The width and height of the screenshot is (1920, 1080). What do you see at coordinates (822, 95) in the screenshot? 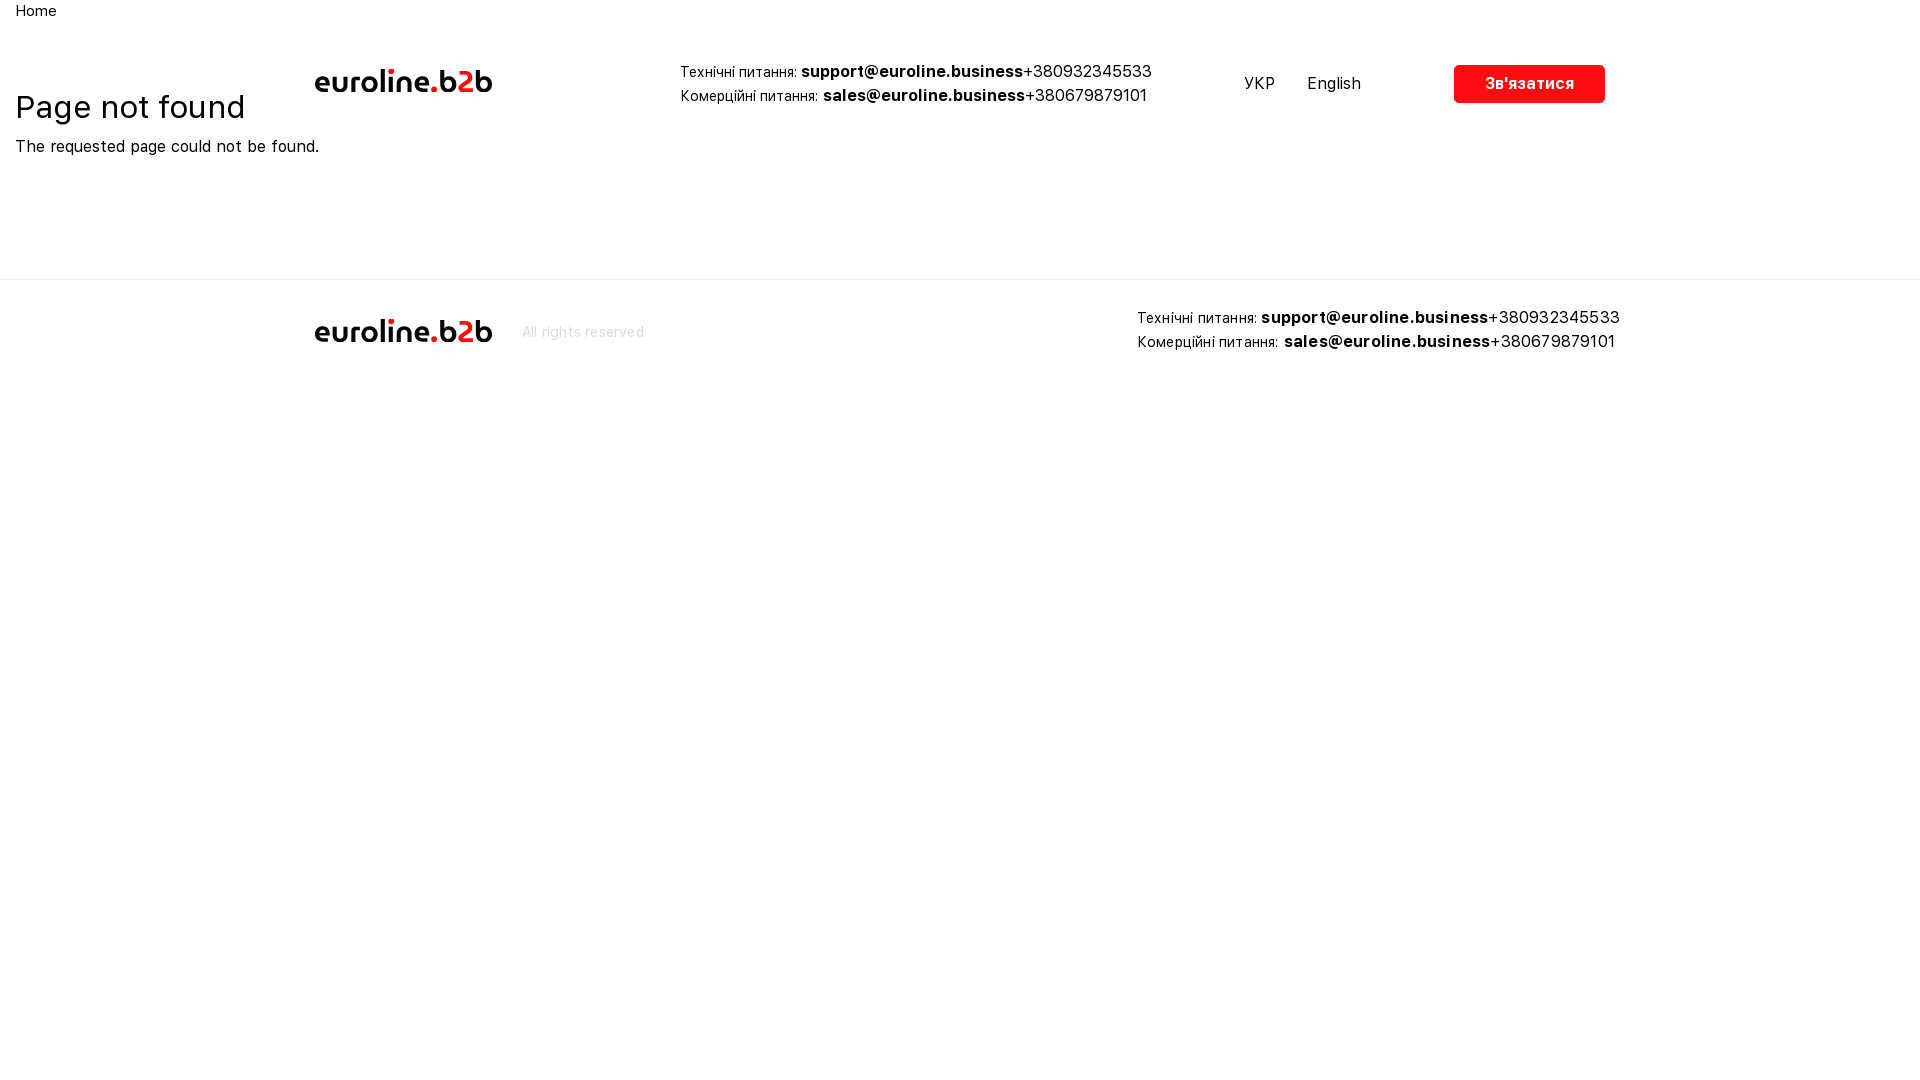
I see `'sales@euroline.business'` at bounding box center [822, 95].